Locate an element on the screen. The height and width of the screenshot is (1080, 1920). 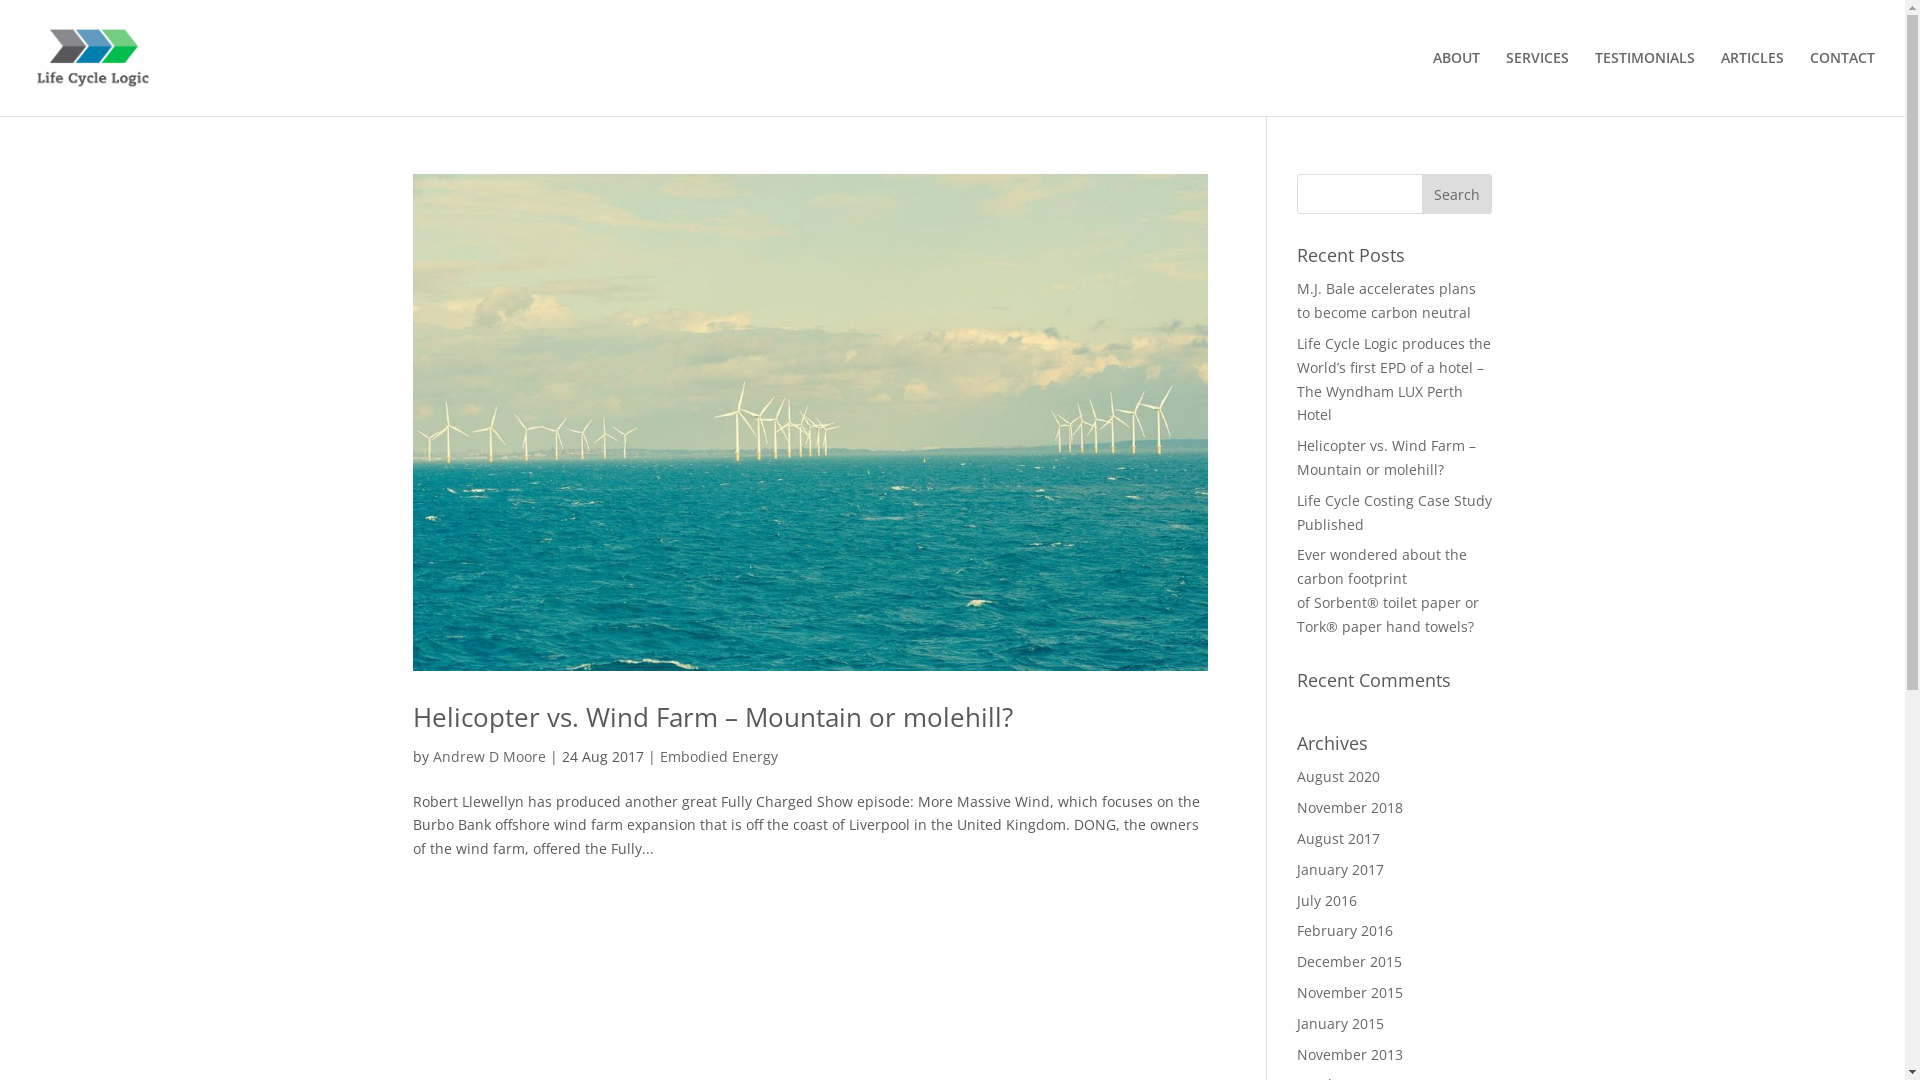
'December 2015' is located at coordinates (1349, 960).